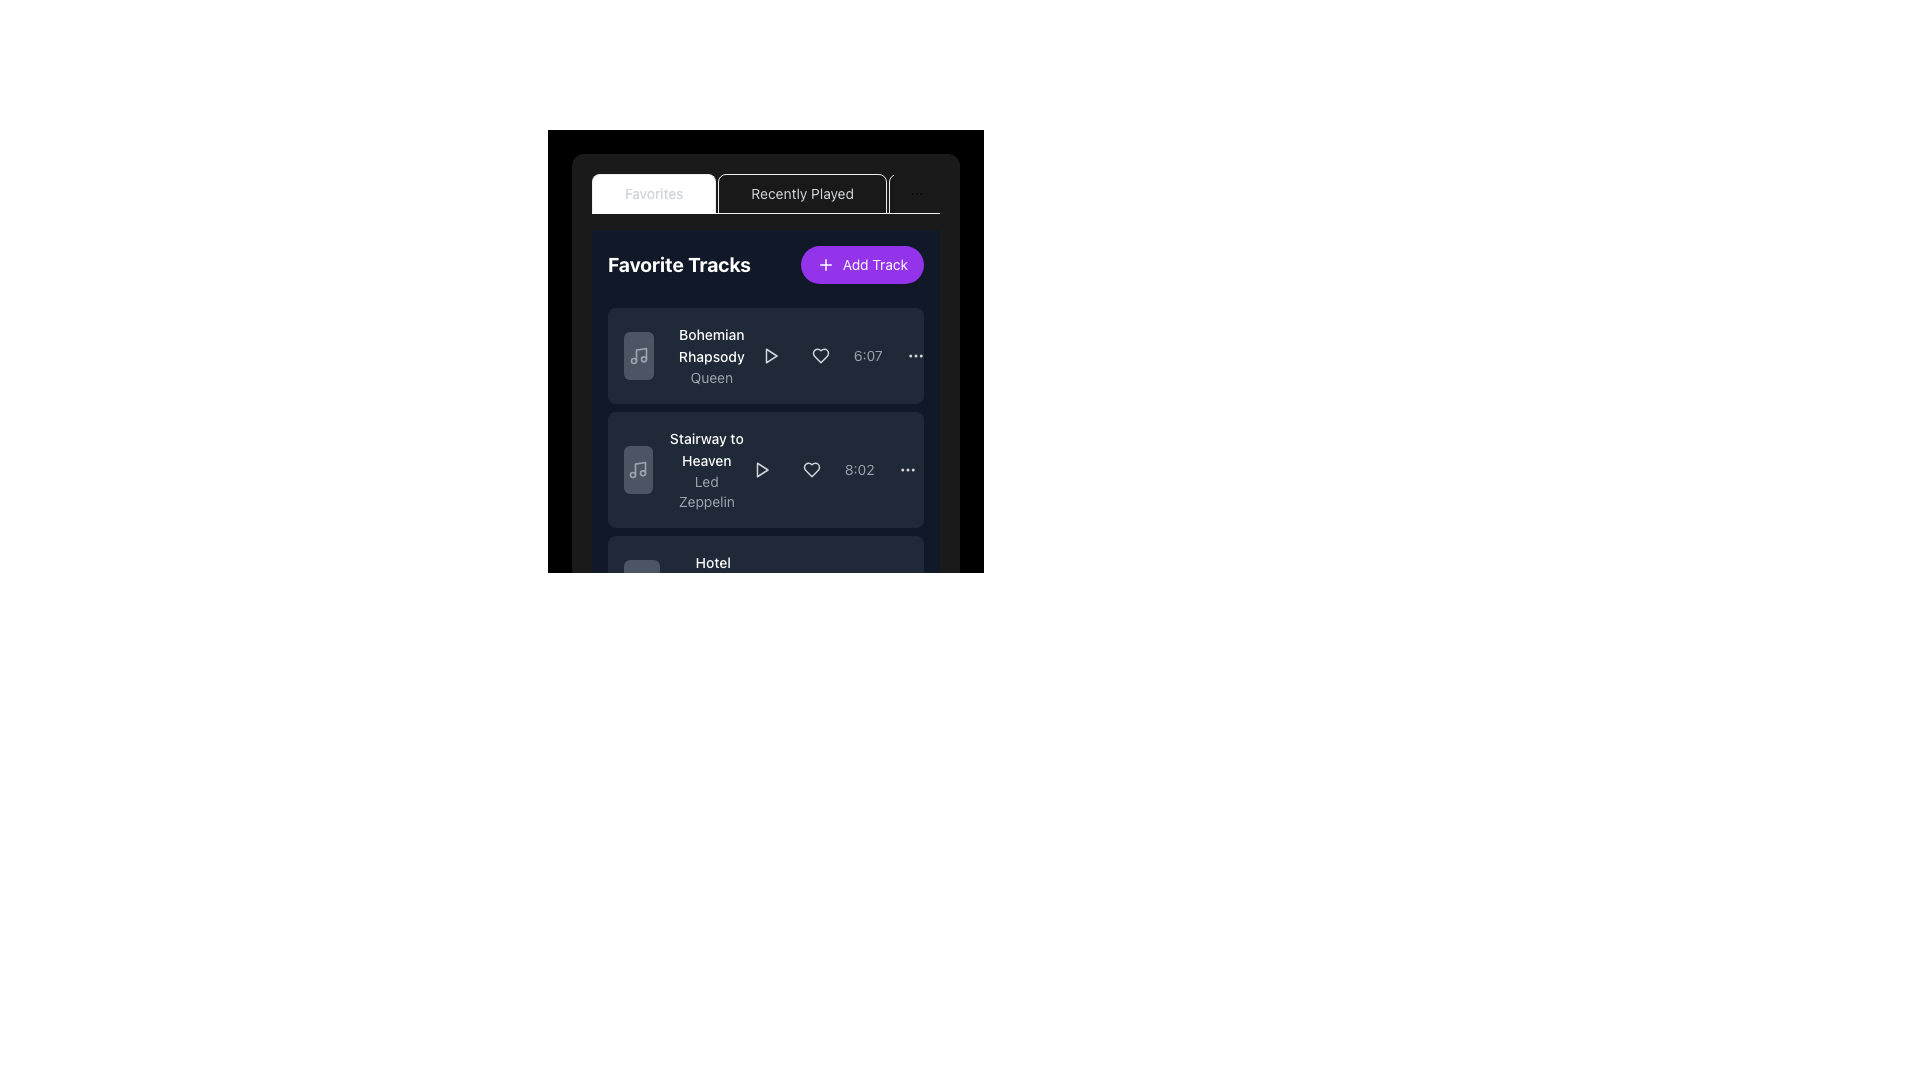 This screenshot has height=1080, width=1920. What do you see at coordinates (802, 193) in the screenshot?
I see `the 'Recently Played' tab in the tab navigation system to switch to the 'Recently Played' section` at bounding box center [802, 193].